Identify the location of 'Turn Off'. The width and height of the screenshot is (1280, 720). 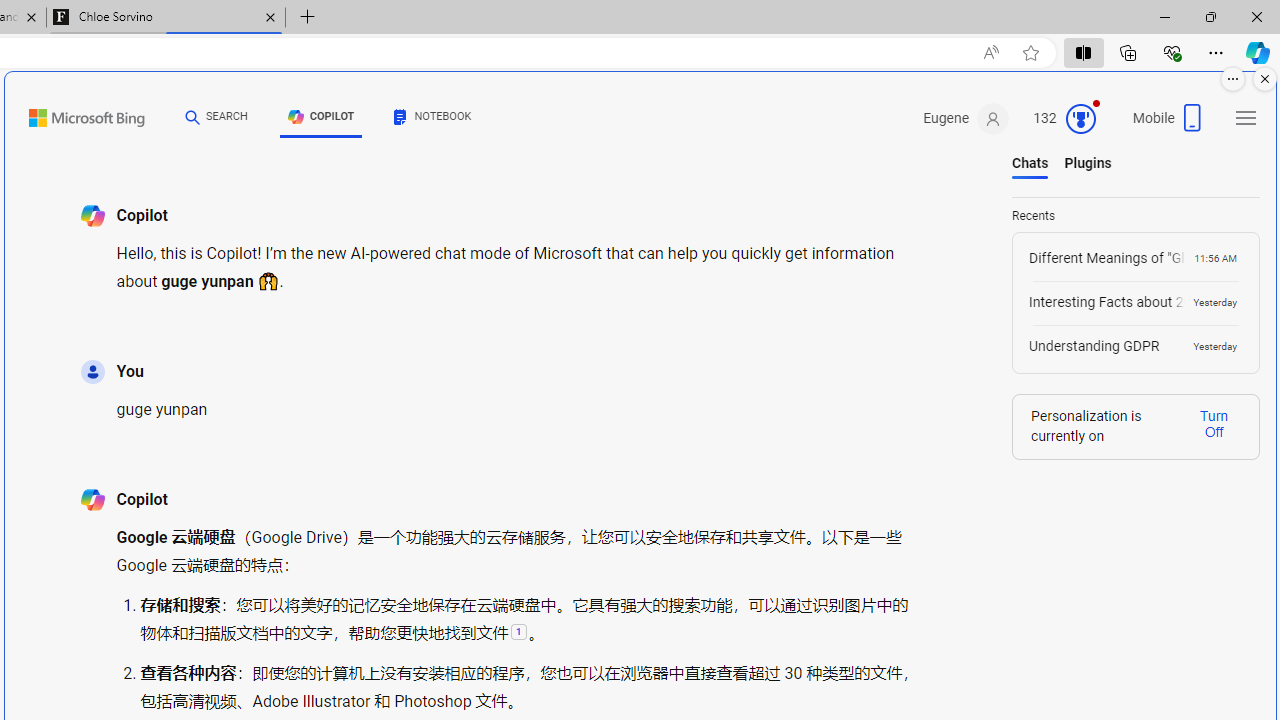
(1213, 422).